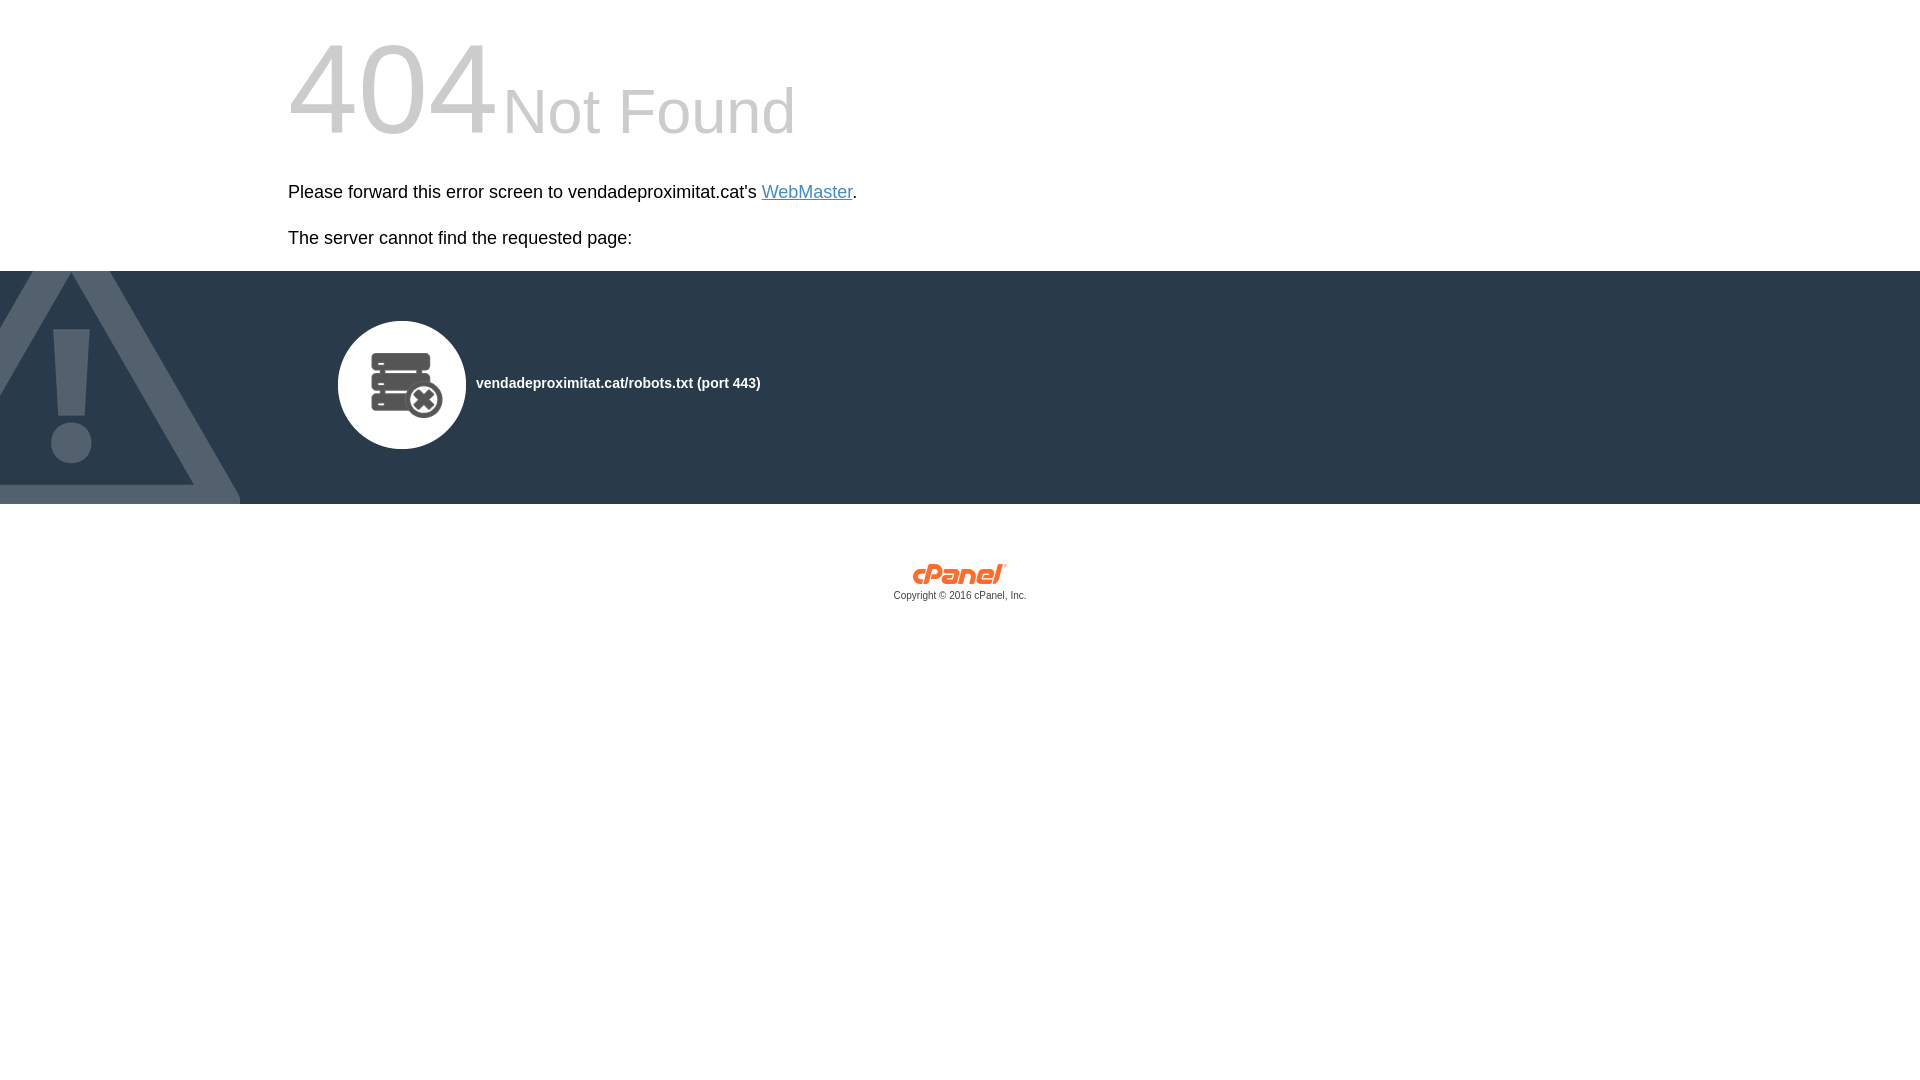 Image resolution: width=1920 pixels, height=1080 pixels. What do you see at coordinates (807, 192) in the screenshot?
I see `'WebMaster'` at bounding box center [807, 192].